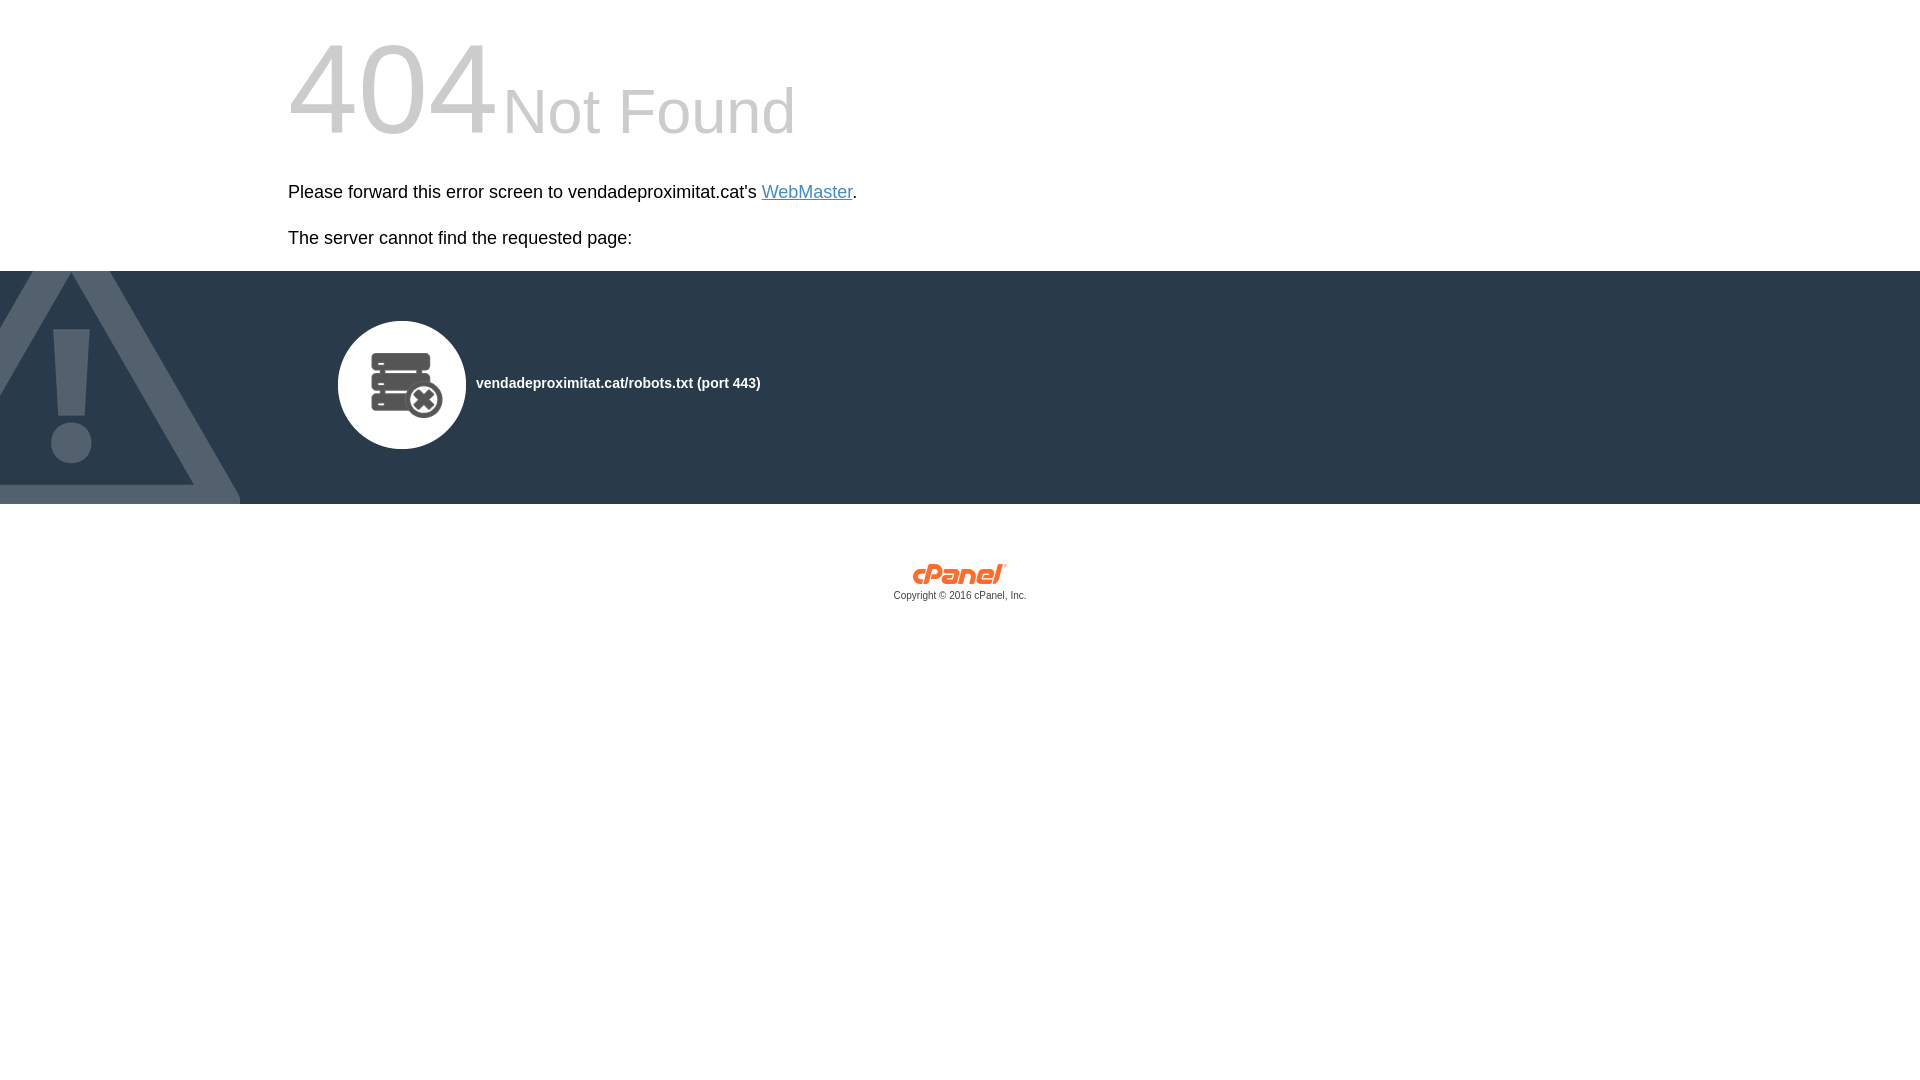 Image resolution: width=1920 pixels, height=1080 pixels. What do you see at coordinates (807, 192) in the screenshot?
I see `'WebMaster'` at bounding box center [807, 192].